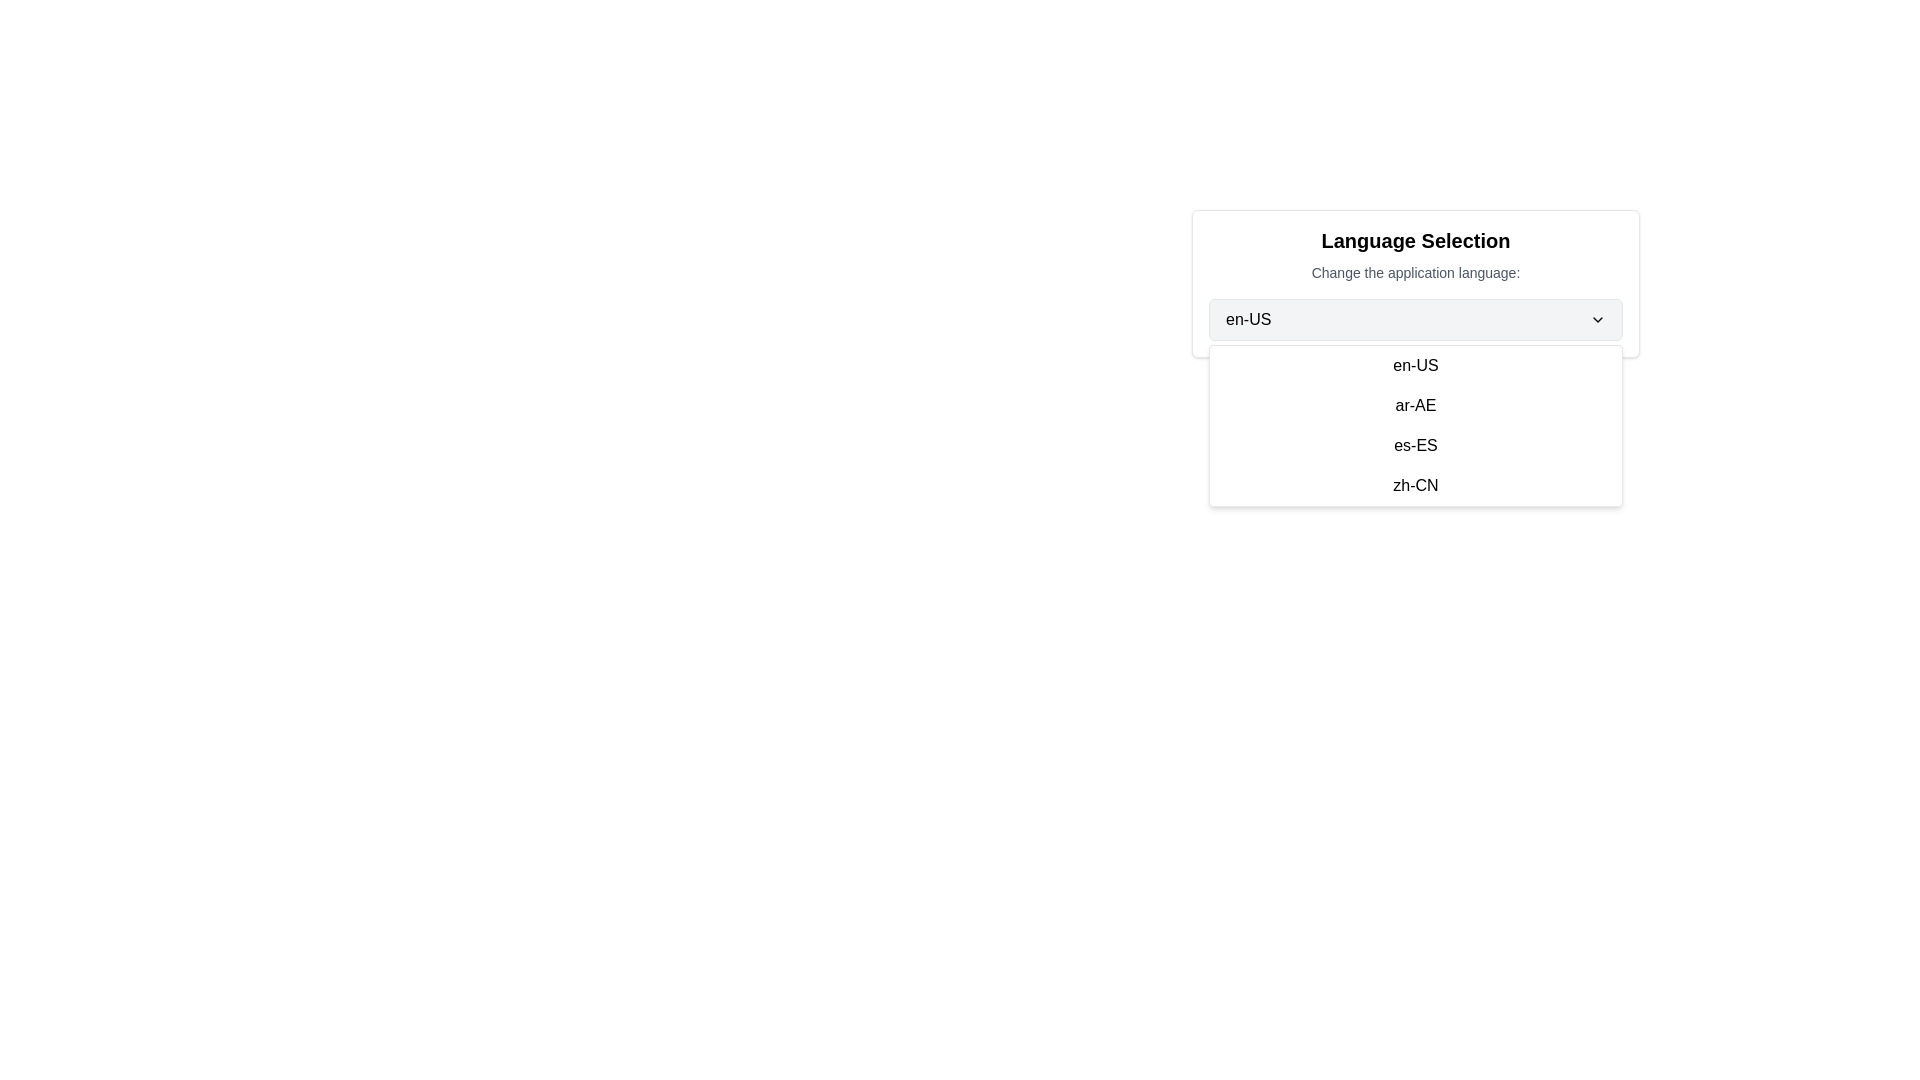 The image size is (1920, 1080). I want to click on the dropdown menu labeled 'en-US', so click(1415, 319).